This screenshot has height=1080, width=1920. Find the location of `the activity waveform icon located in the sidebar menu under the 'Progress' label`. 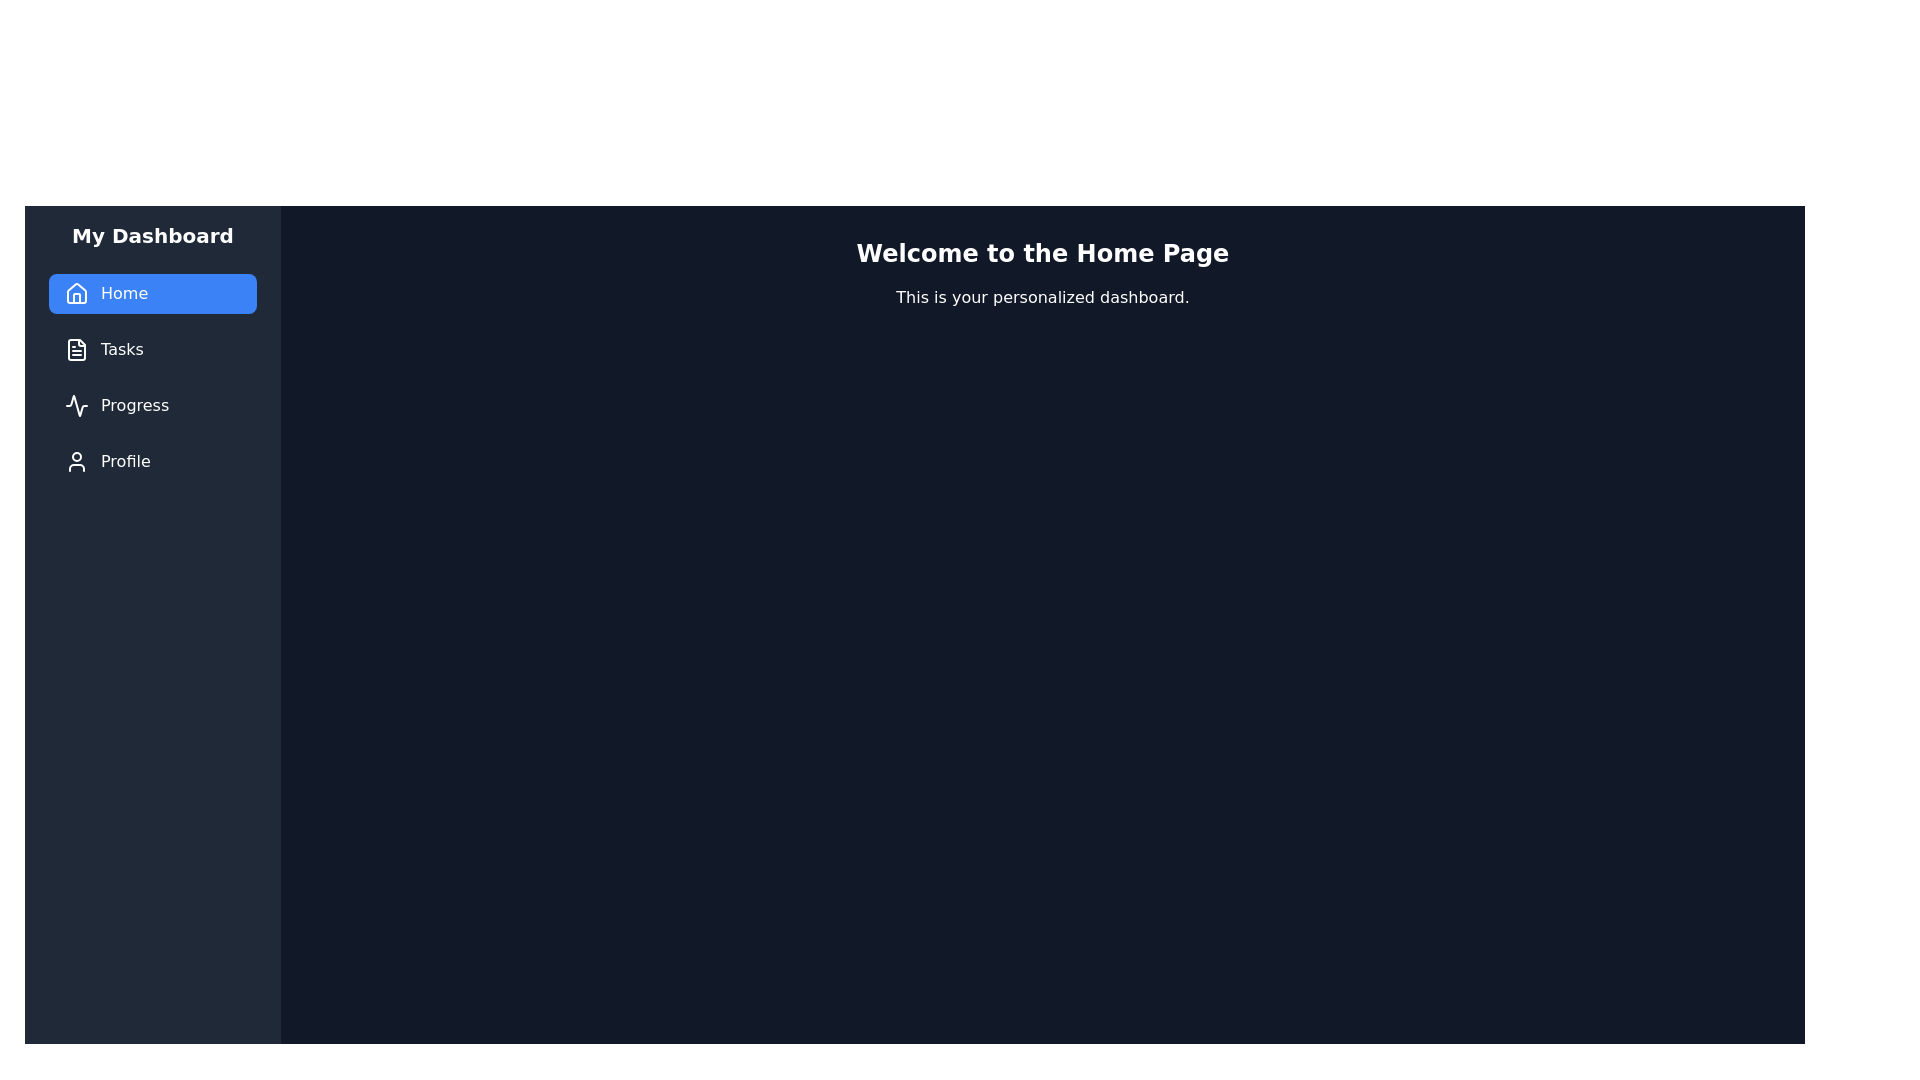

the activity waveform icon located in the sidebar menu under the 'Progress' label is located at coordinates (76, 405).